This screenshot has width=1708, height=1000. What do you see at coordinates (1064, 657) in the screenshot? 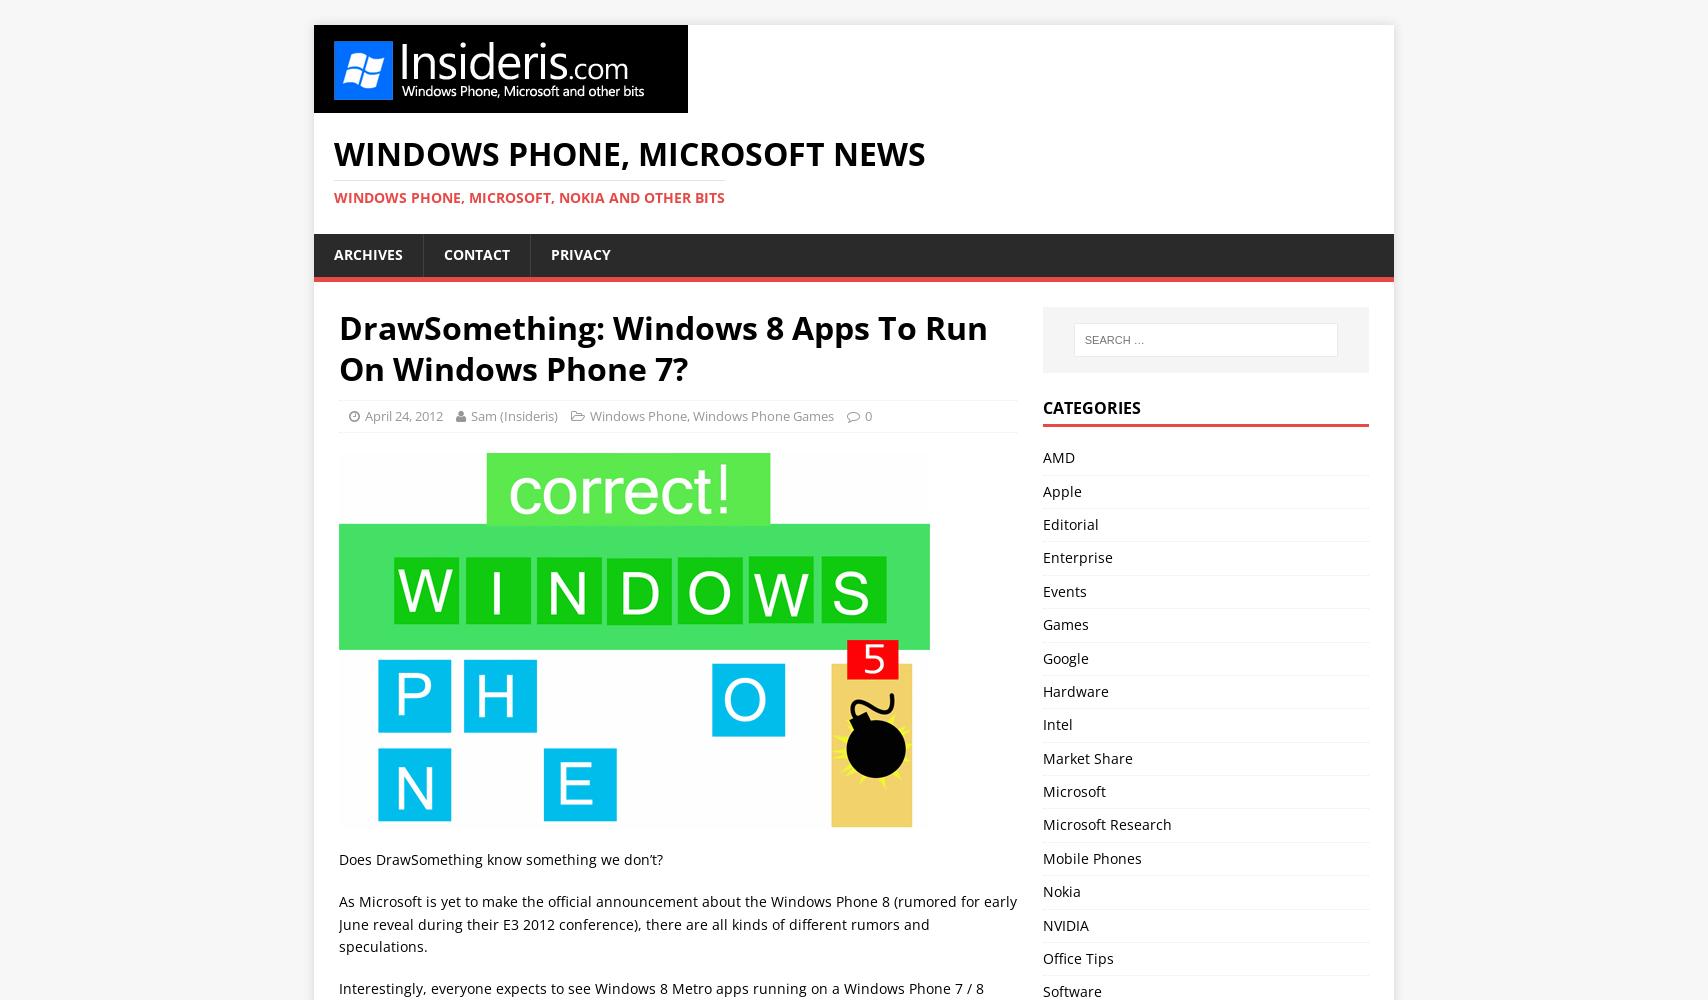
I see `'Google'` at bounding box center [1064, 657].